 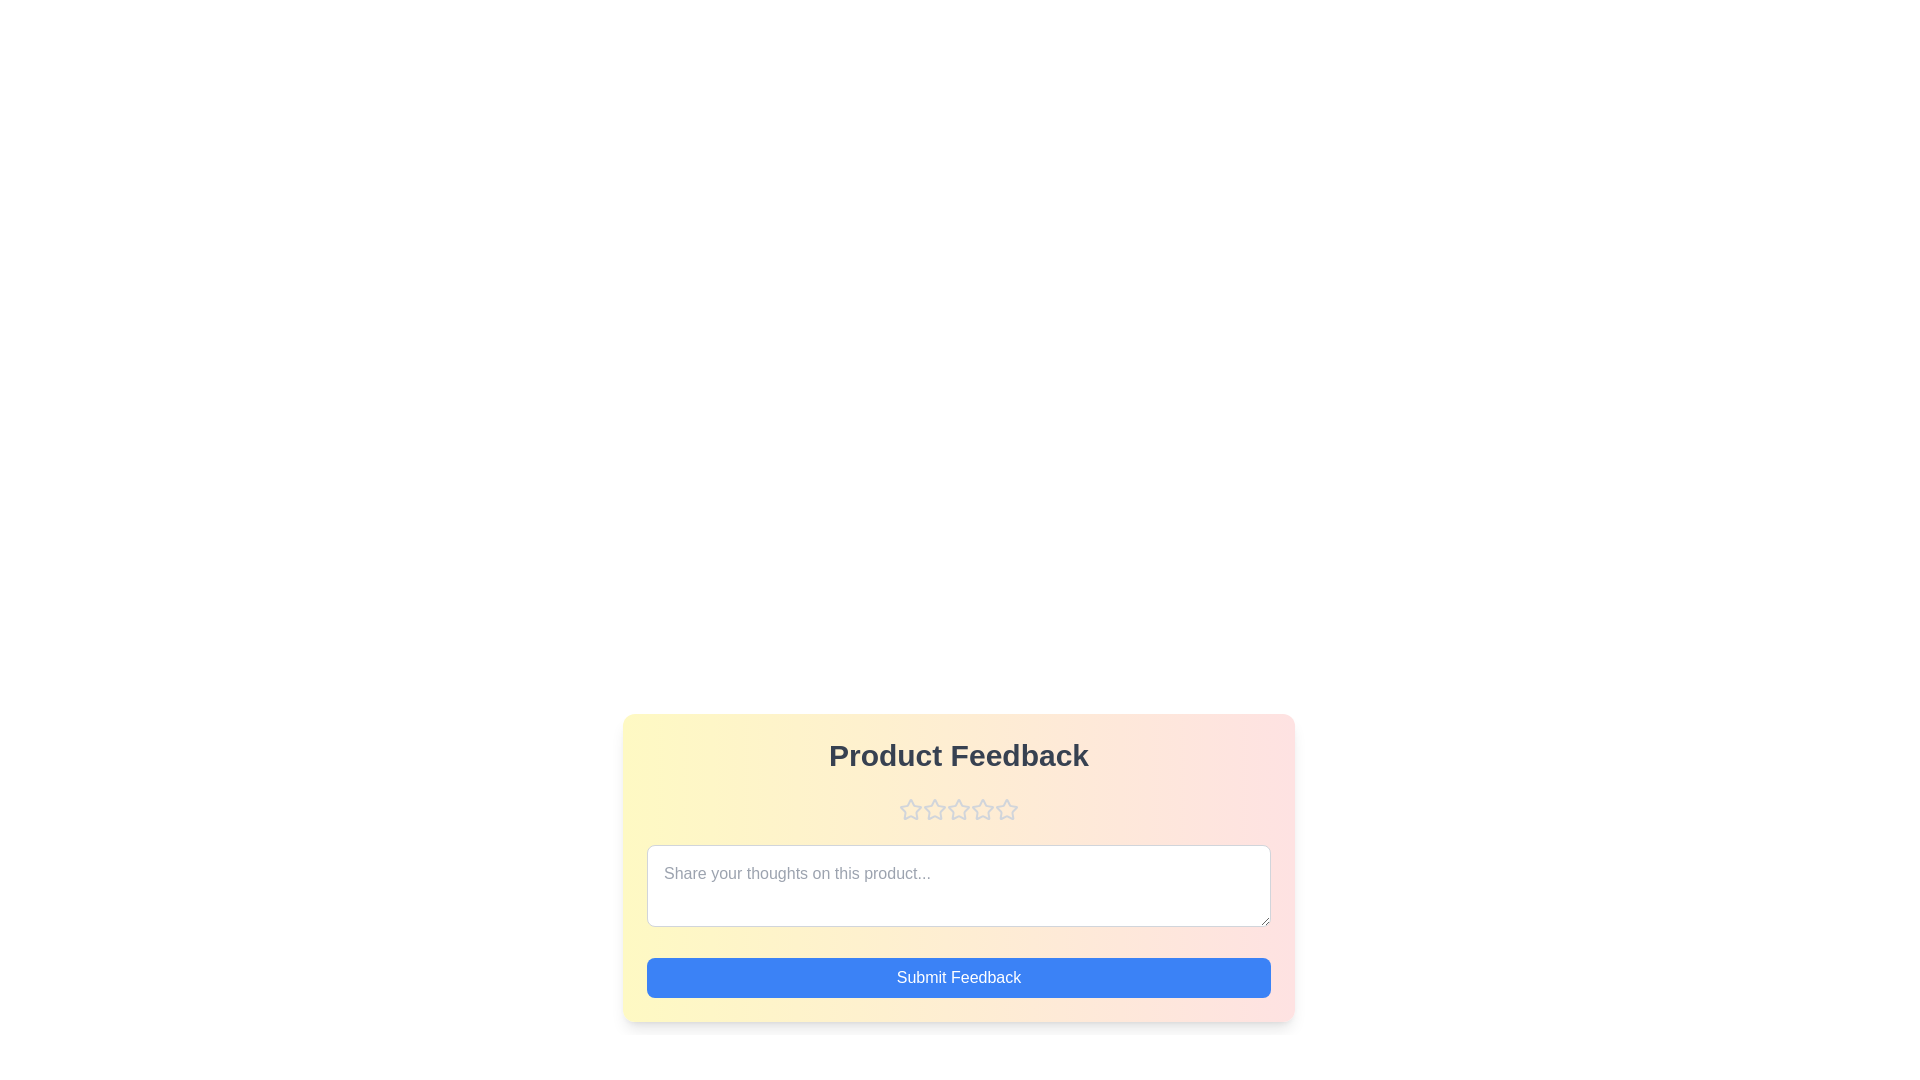 What do you see at coordinates (958, 977) in the screenshot?
I see `the 'Submit Feedback' button to submit the feedback` at bounding box center [958, 977].